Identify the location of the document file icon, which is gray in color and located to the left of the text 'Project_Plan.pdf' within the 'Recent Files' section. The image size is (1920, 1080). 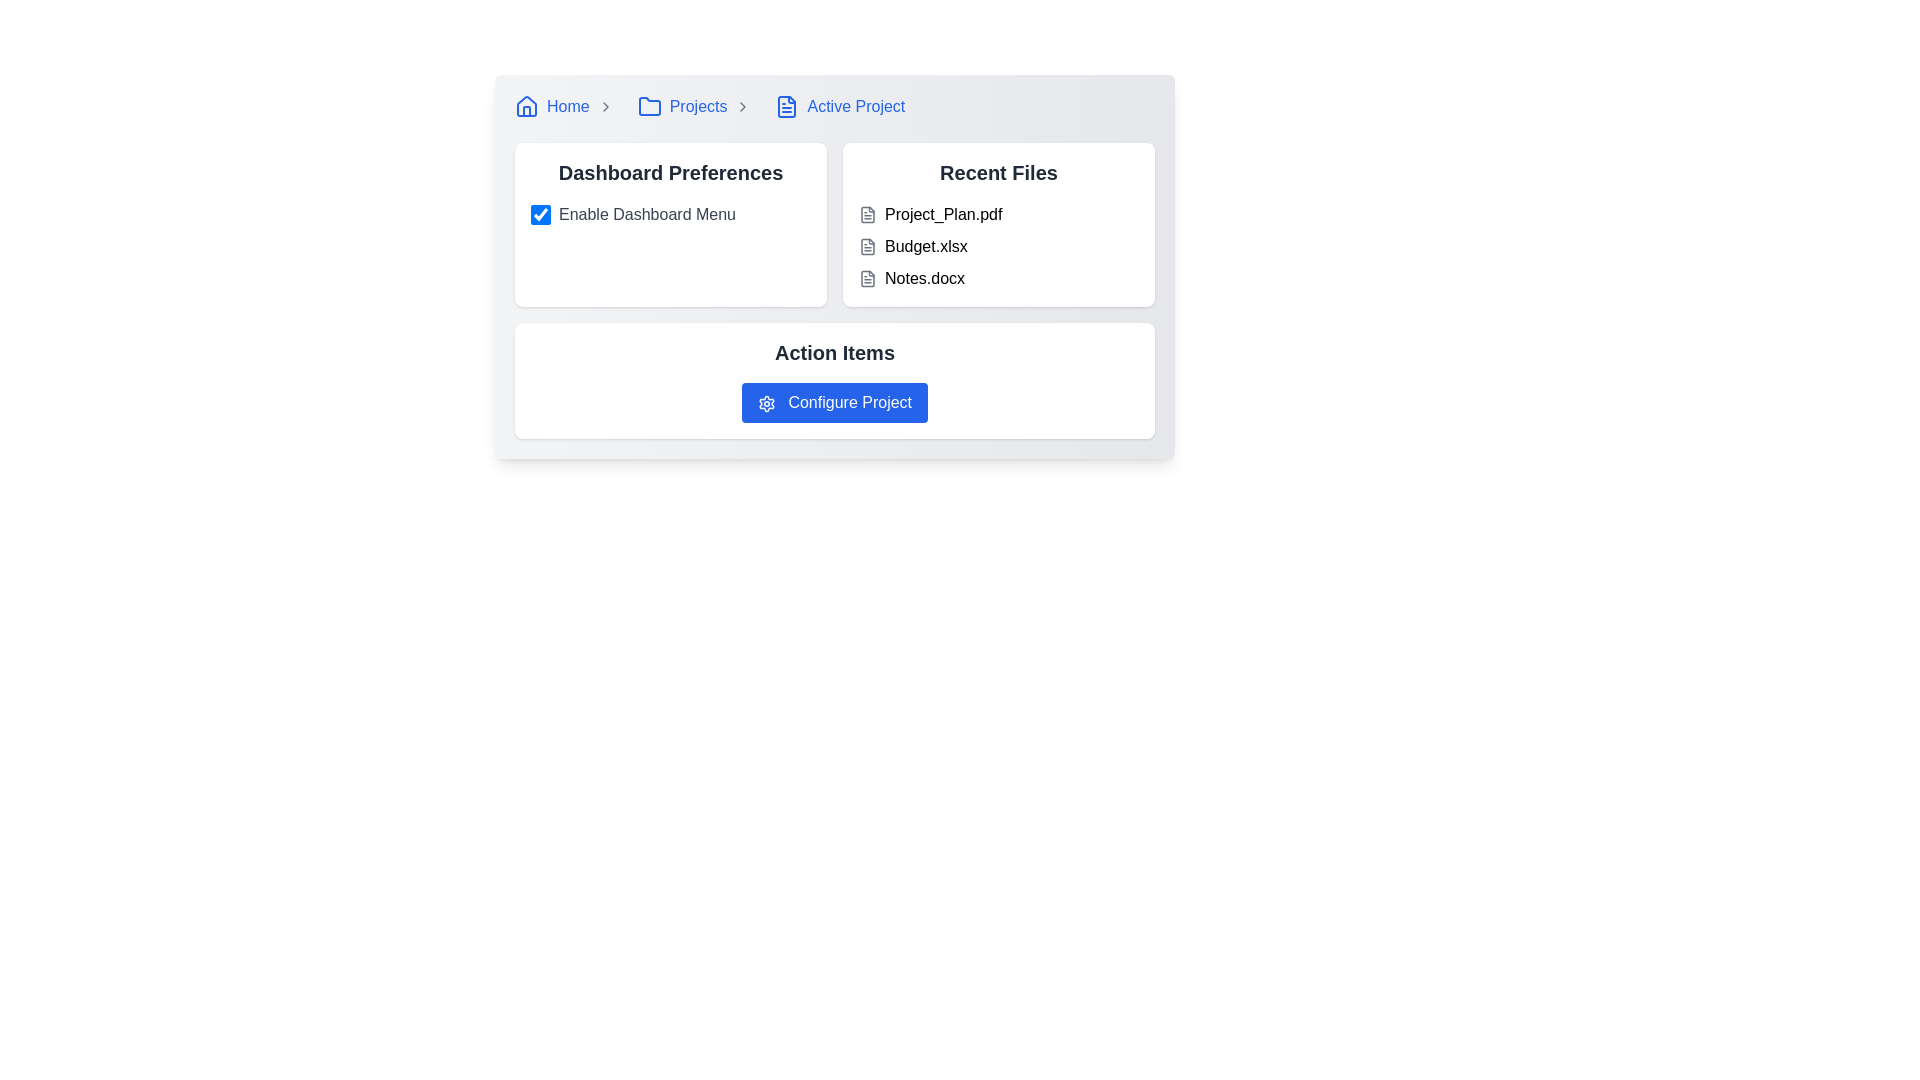
(868, 215).